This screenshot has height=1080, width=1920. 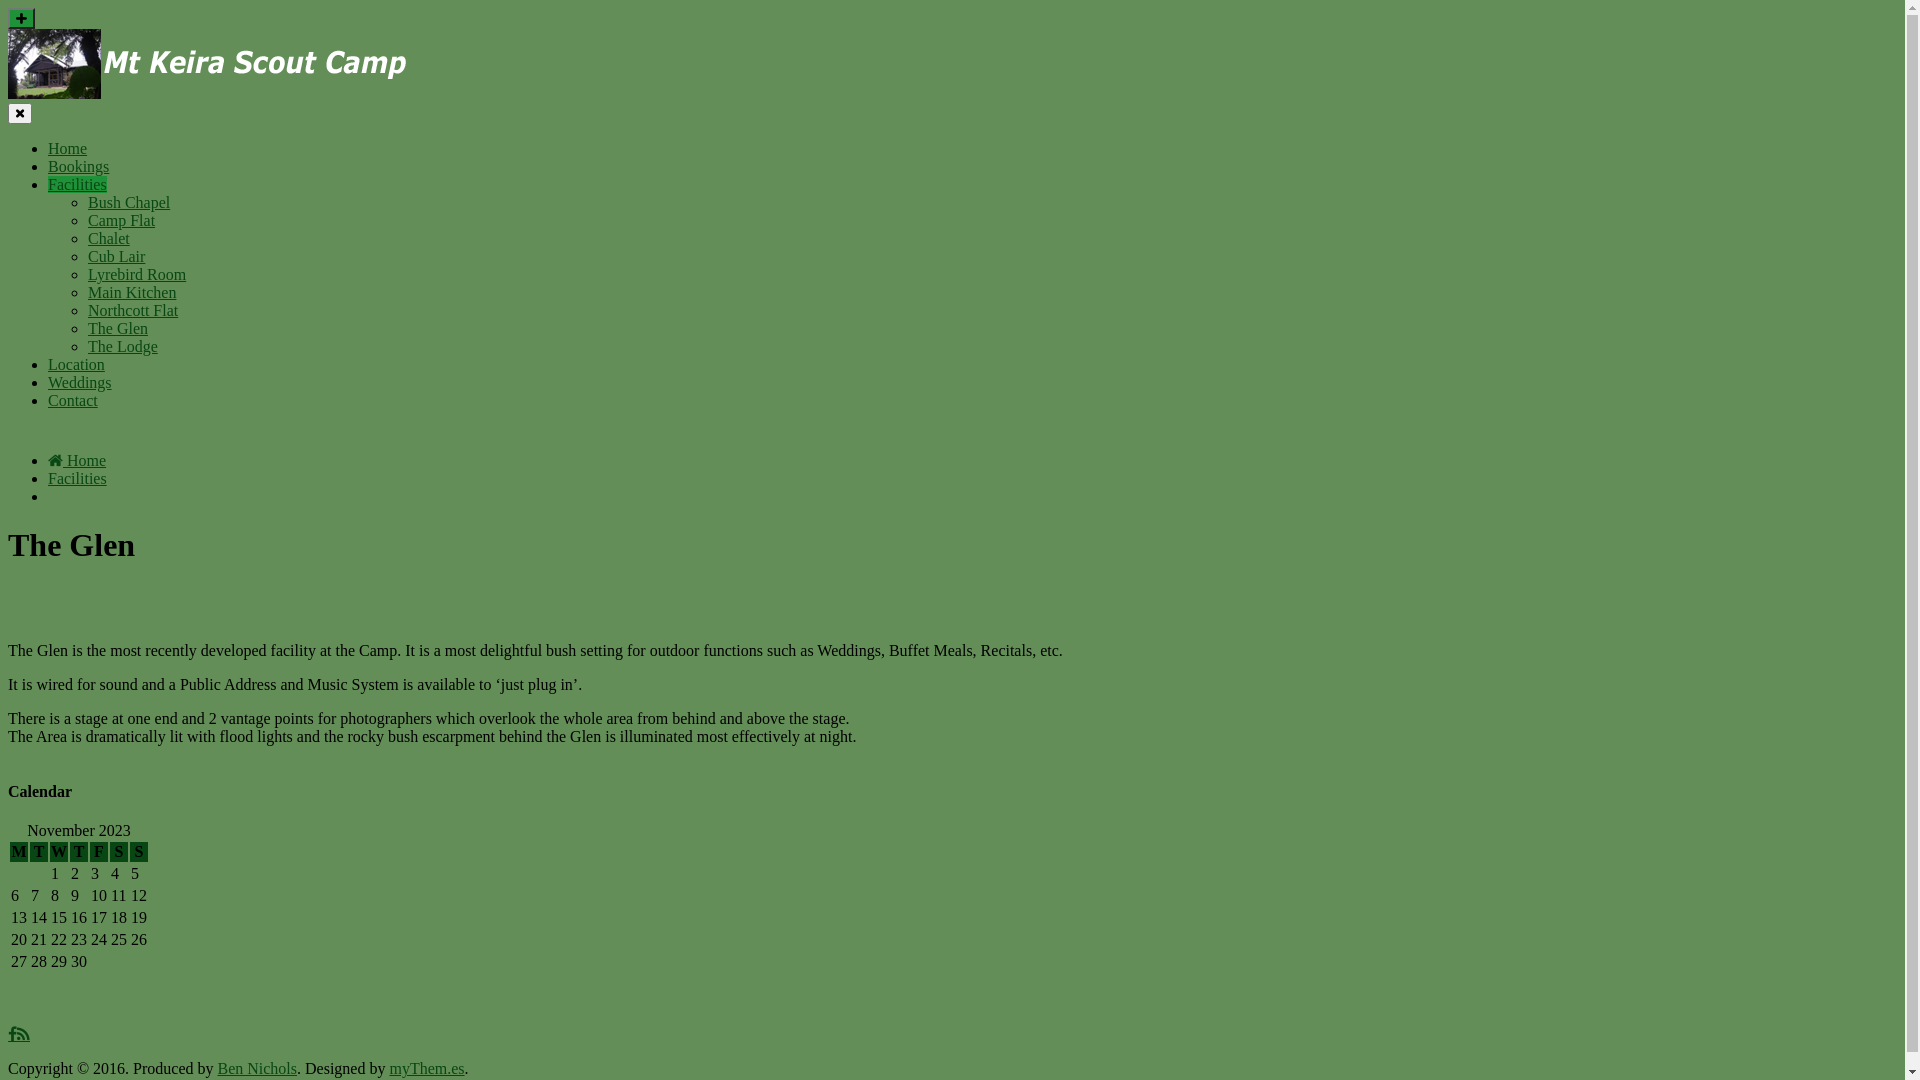 I want to click on 'Main Kitchen', so click(x=86, y=292).